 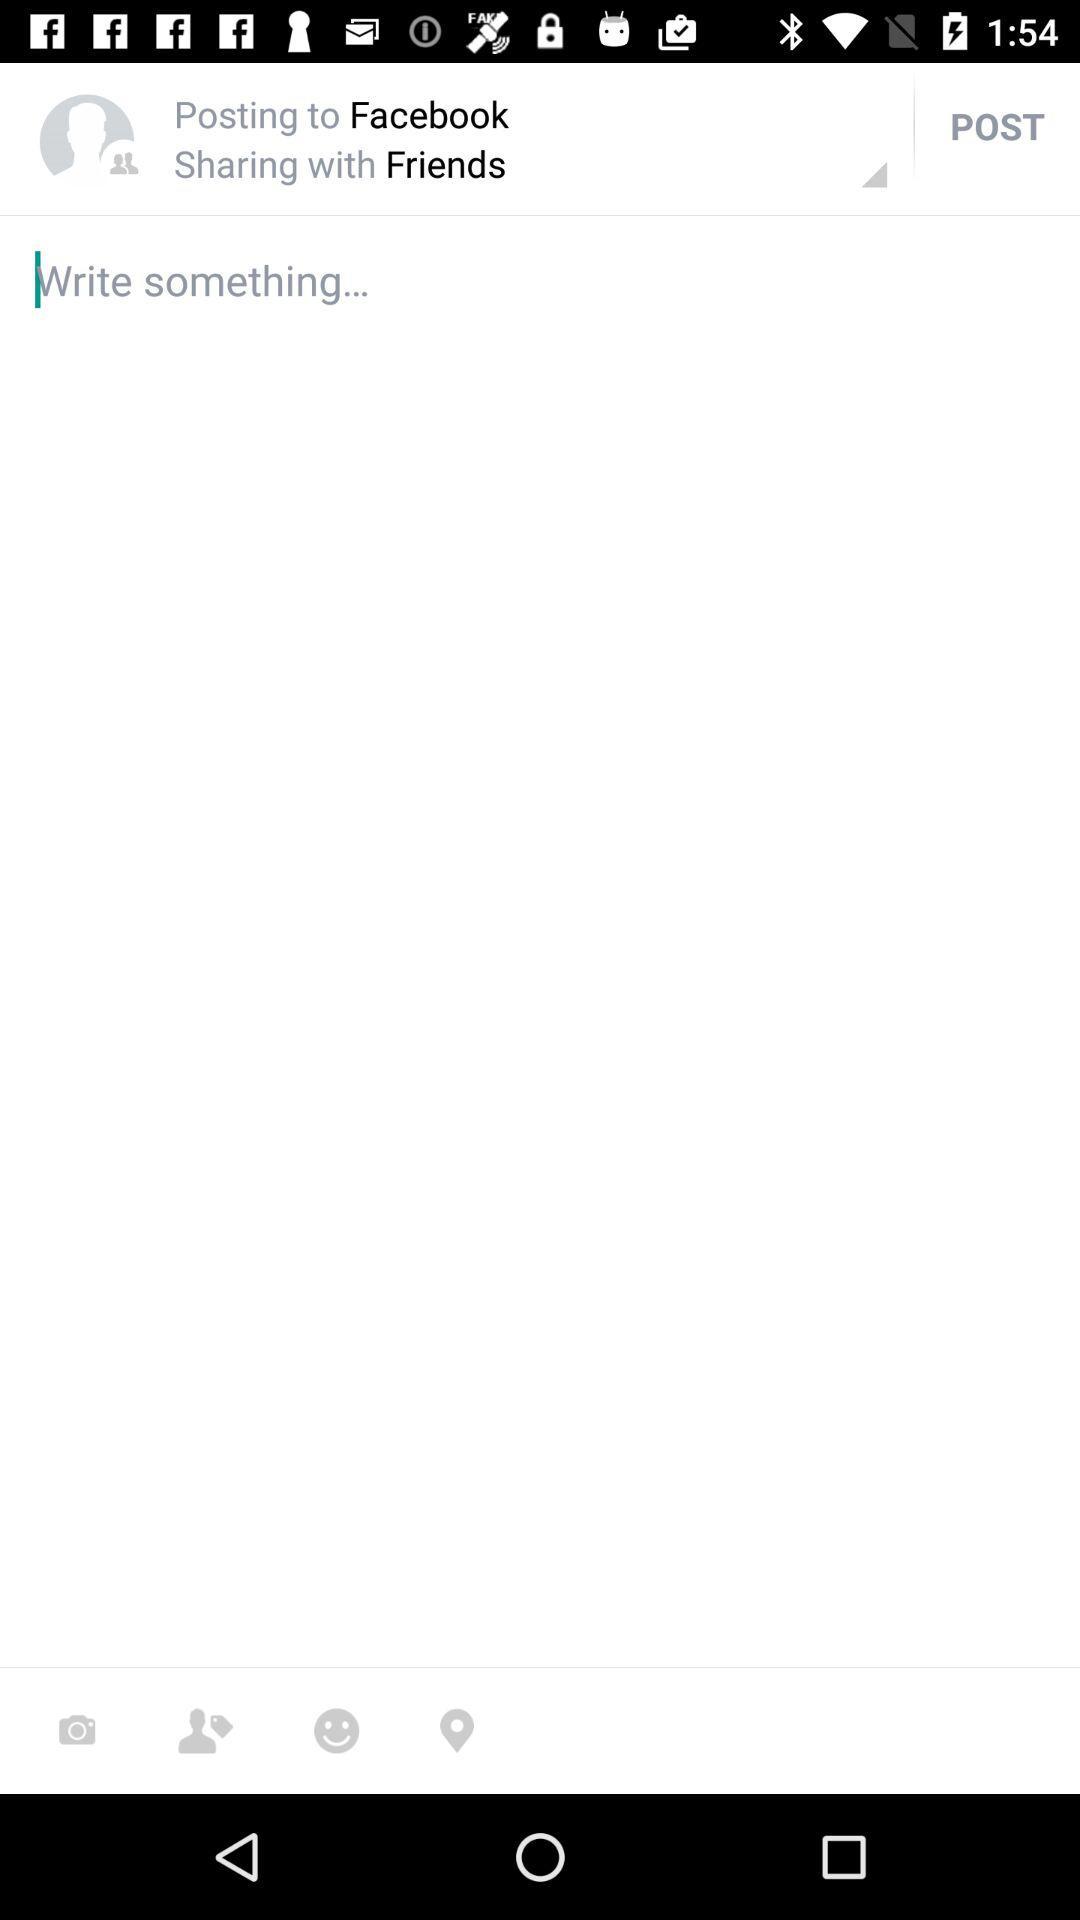 What do you see at coordinates (997, 124) in the screenshot?
I see `the post item` at bounding box center [997, 124].